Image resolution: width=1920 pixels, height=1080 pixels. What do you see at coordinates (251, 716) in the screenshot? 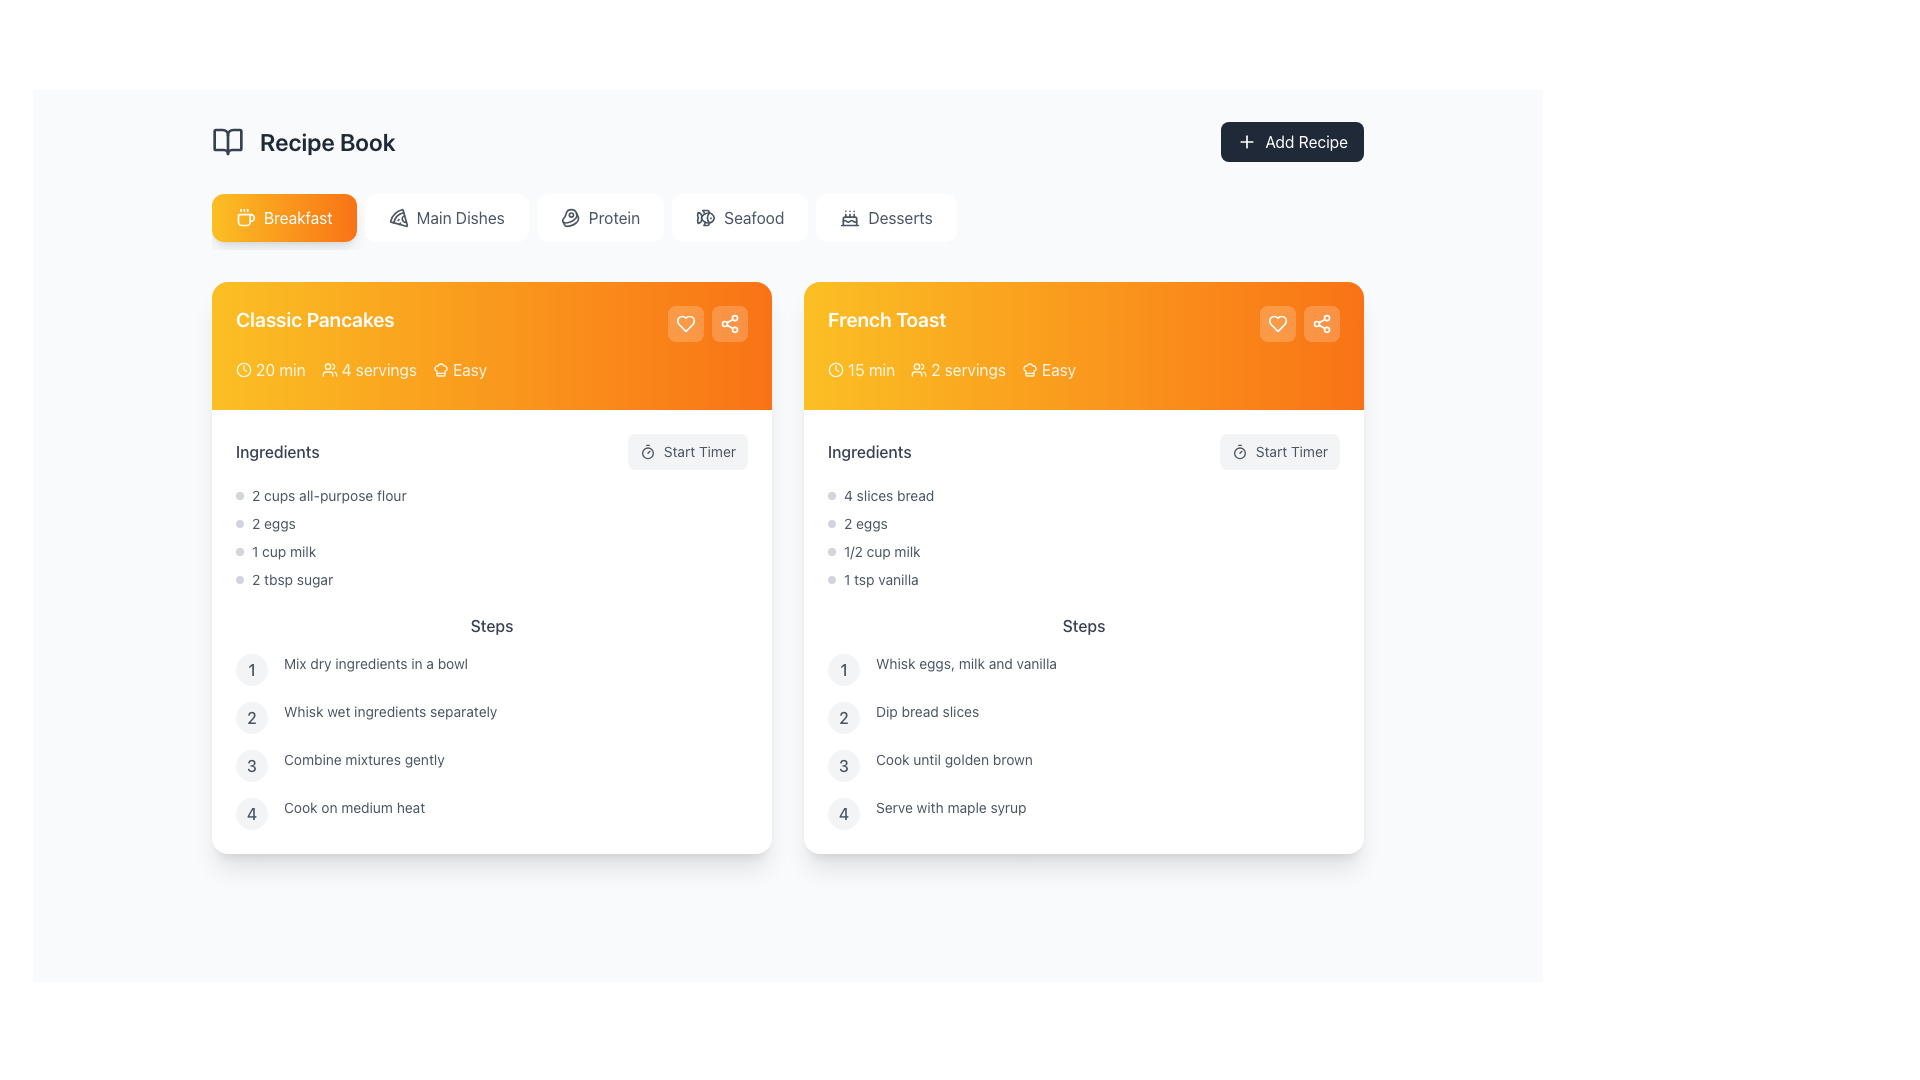
I see `the step indicator text for the second step in the 'Classic Pancakes' recipe instructions` at bounding box center [251, 716].